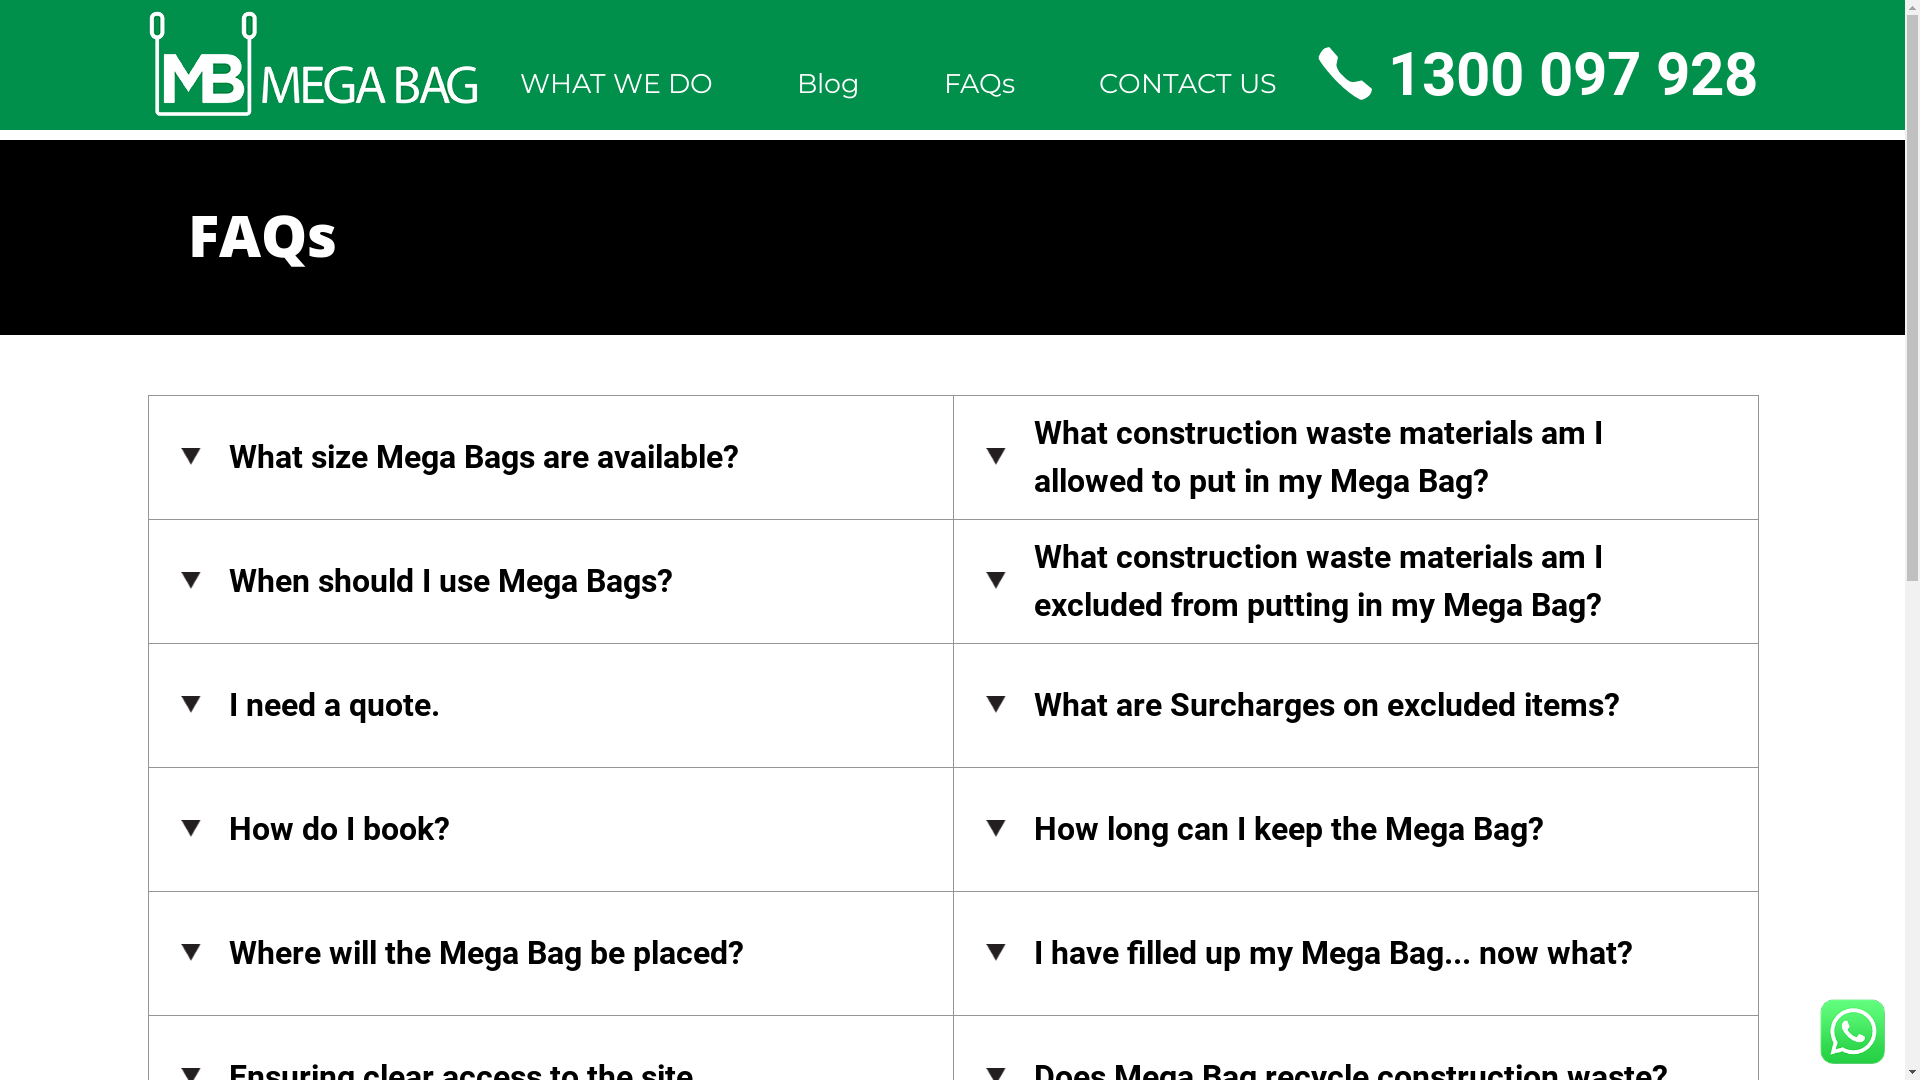  Describe the element at coordinates (551, 581) in the screenshot. I see `'When should I use Mega Bags?'` at that location.